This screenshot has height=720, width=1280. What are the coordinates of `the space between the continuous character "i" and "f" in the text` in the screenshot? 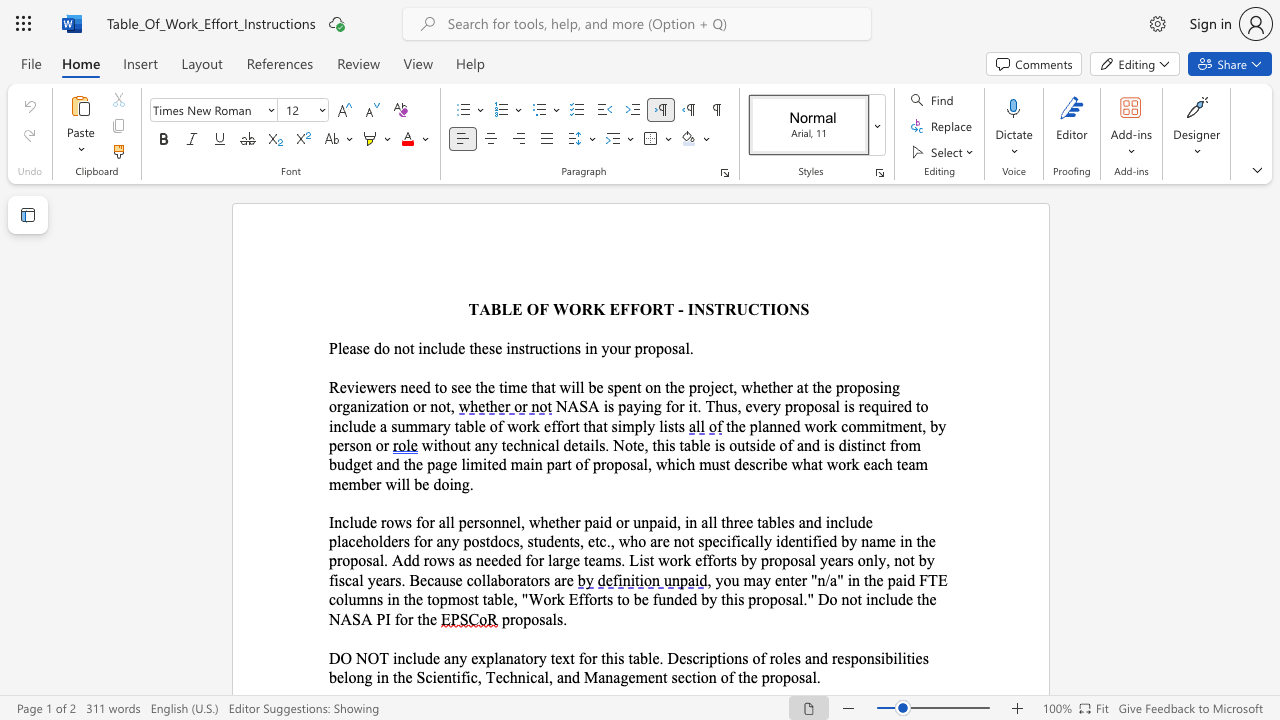 It's located at (812, 541).